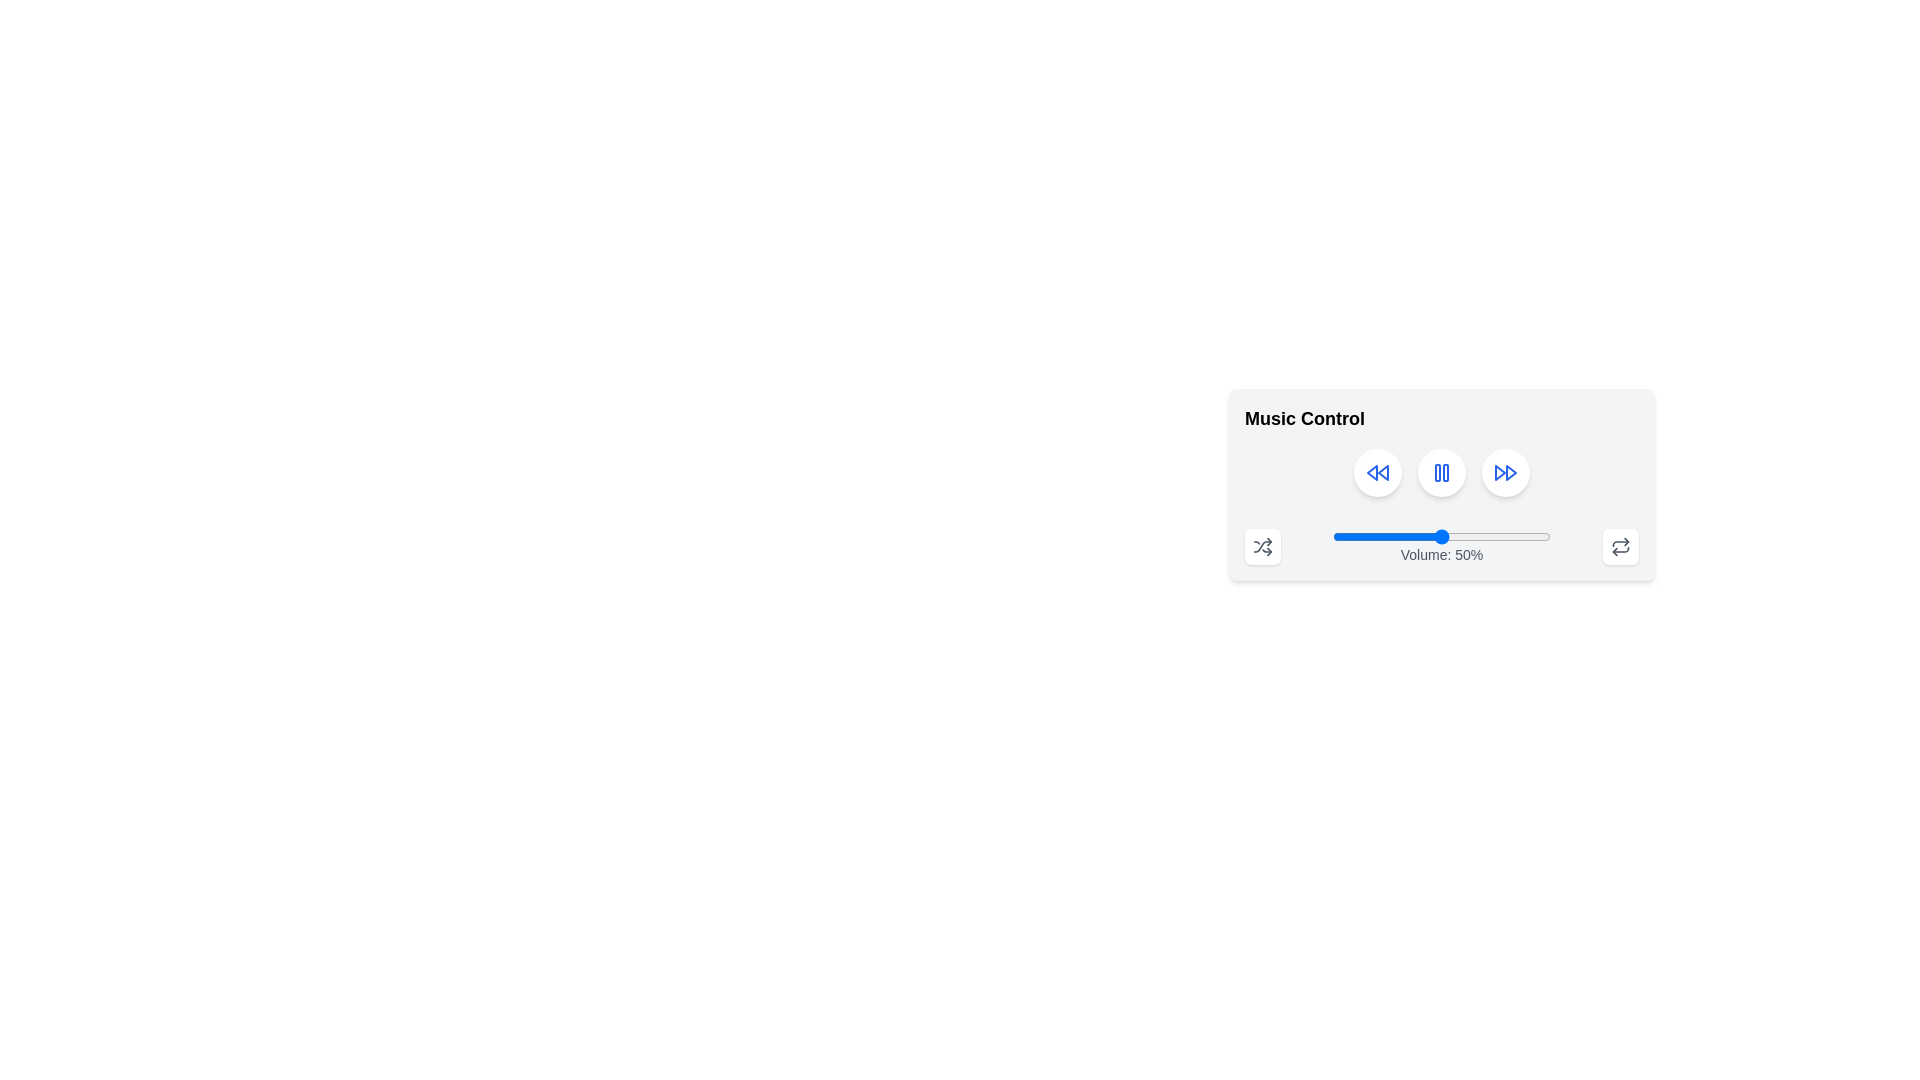 The image size is (1920, 1080). I want to click on volume, so click(1489, 535).